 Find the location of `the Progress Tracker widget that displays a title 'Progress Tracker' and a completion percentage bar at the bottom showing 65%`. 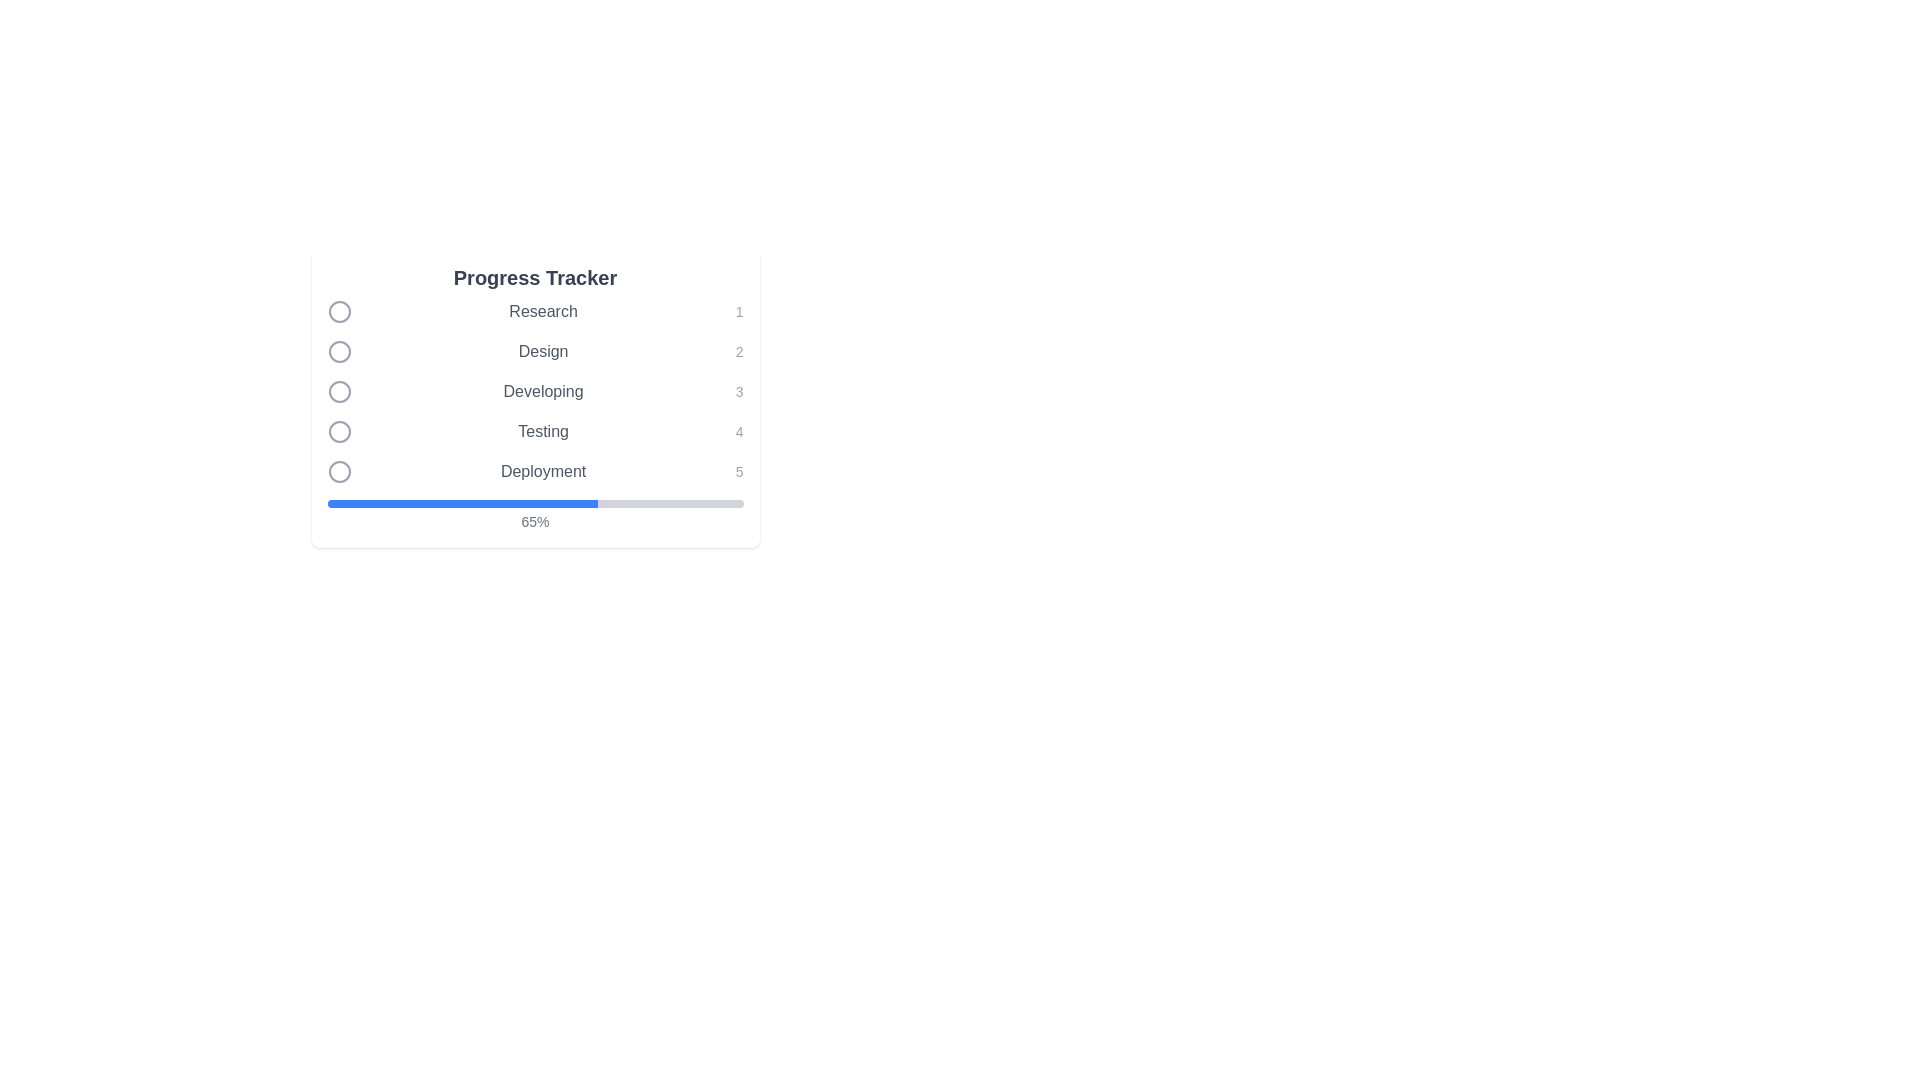

the Progress Tracker widget that displays a title 'Progress Tracker' and a completion percentage bar at the bottom showing 65% is located at coordinates (535, 397).